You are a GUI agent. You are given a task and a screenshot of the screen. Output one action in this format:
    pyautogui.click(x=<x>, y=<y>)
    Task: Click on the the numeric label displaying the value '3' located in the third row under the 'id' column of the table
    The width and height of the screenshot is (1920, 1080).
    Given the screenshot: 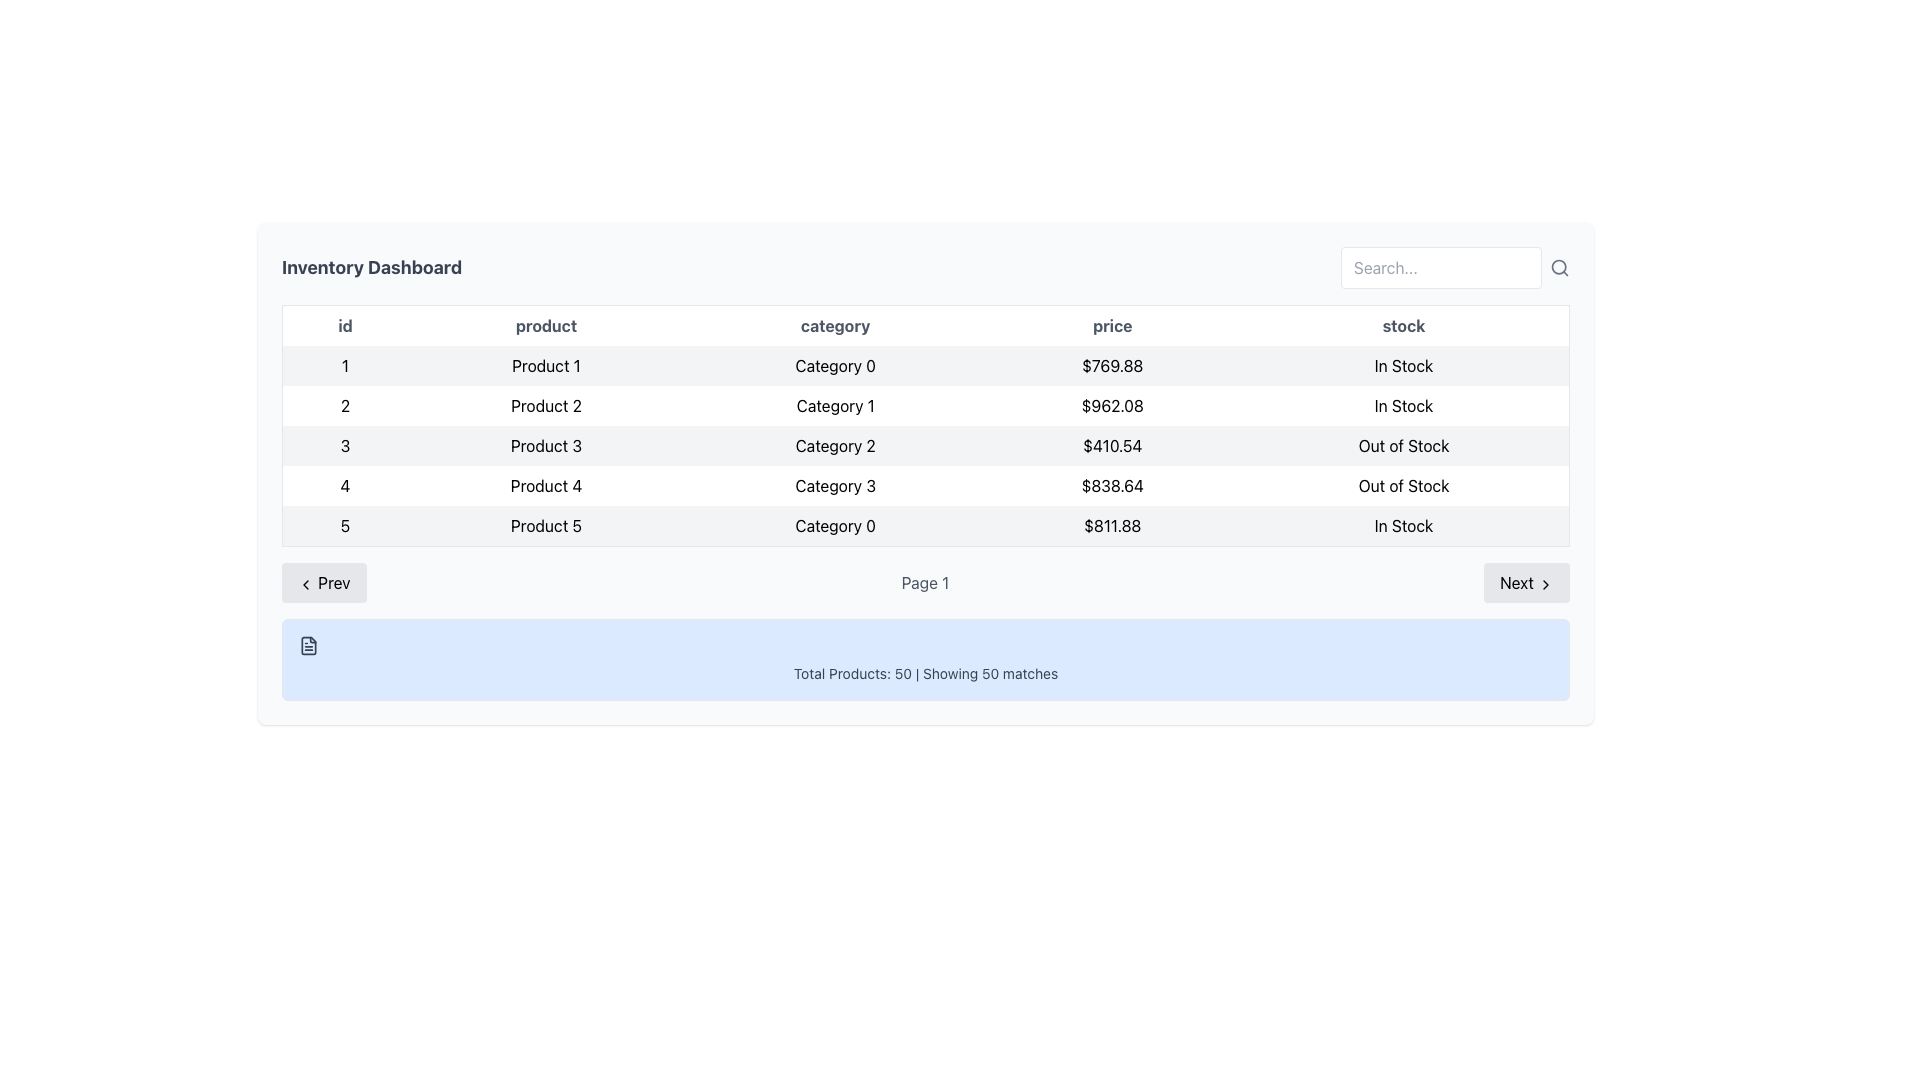 What is the action you would take?
    pyautogui.click(x=345, y=445)
    